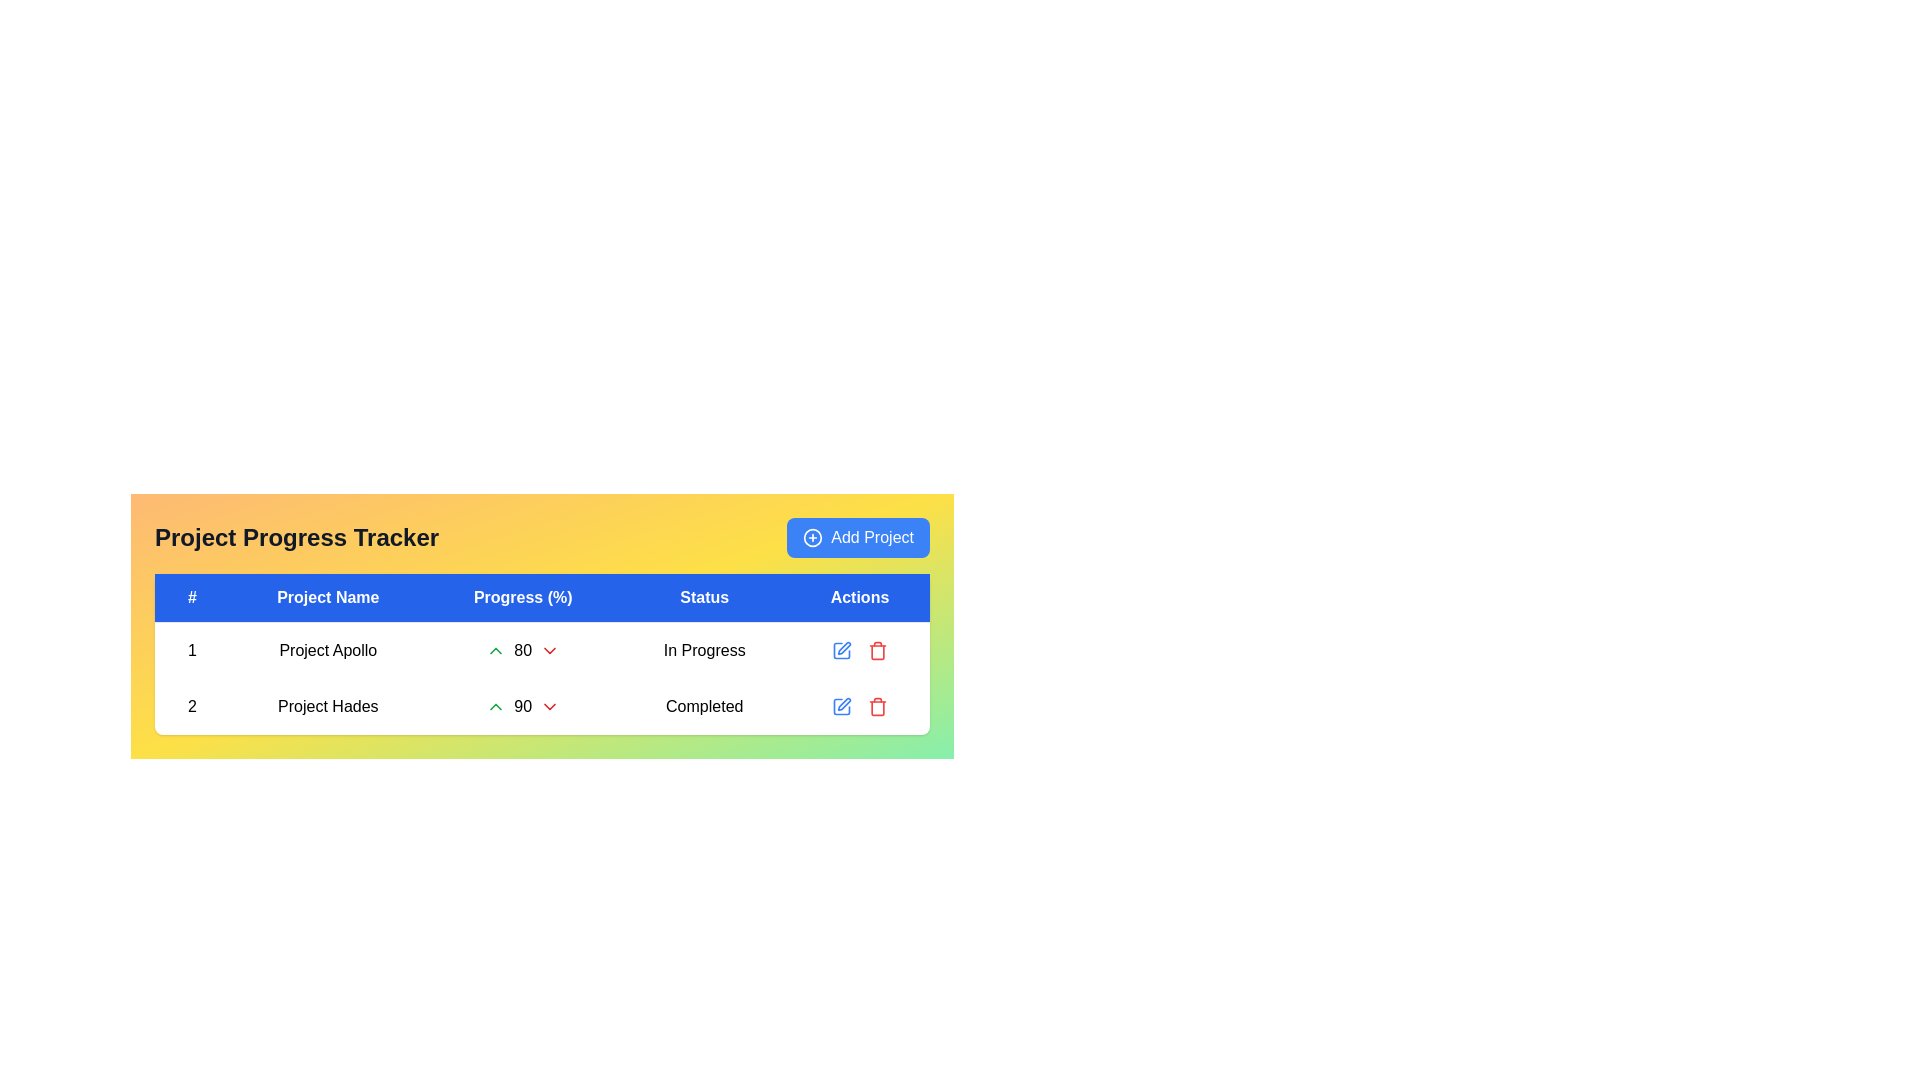 Image resolution: width=1920 pixels, height=1080 pixels. What do you see at coordinates (841, 705) in the screenshot?
I see `the 'edit' icon button located in the first position of the 'Actions' column in the second row of the table to initiate editing` at bounding box center [841, 705].